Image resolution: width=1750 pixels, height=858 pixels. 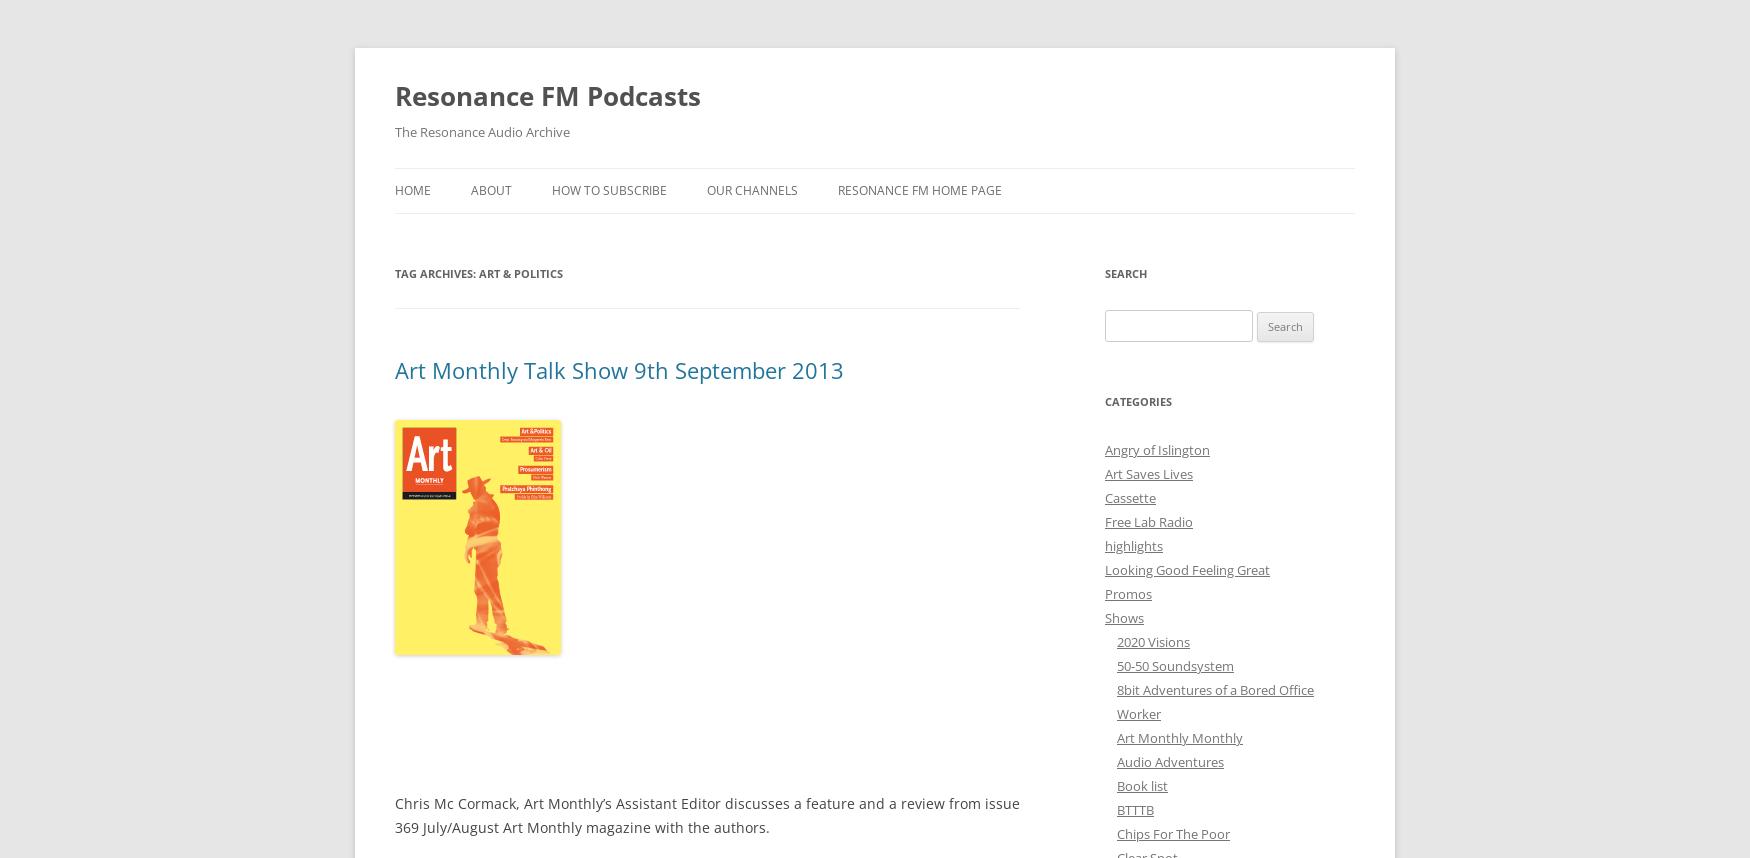 What do you see at coordinates (1148, 472) in the screenshot?
I see `'Art Saves Lives'` at bounding box center [1148, 472].